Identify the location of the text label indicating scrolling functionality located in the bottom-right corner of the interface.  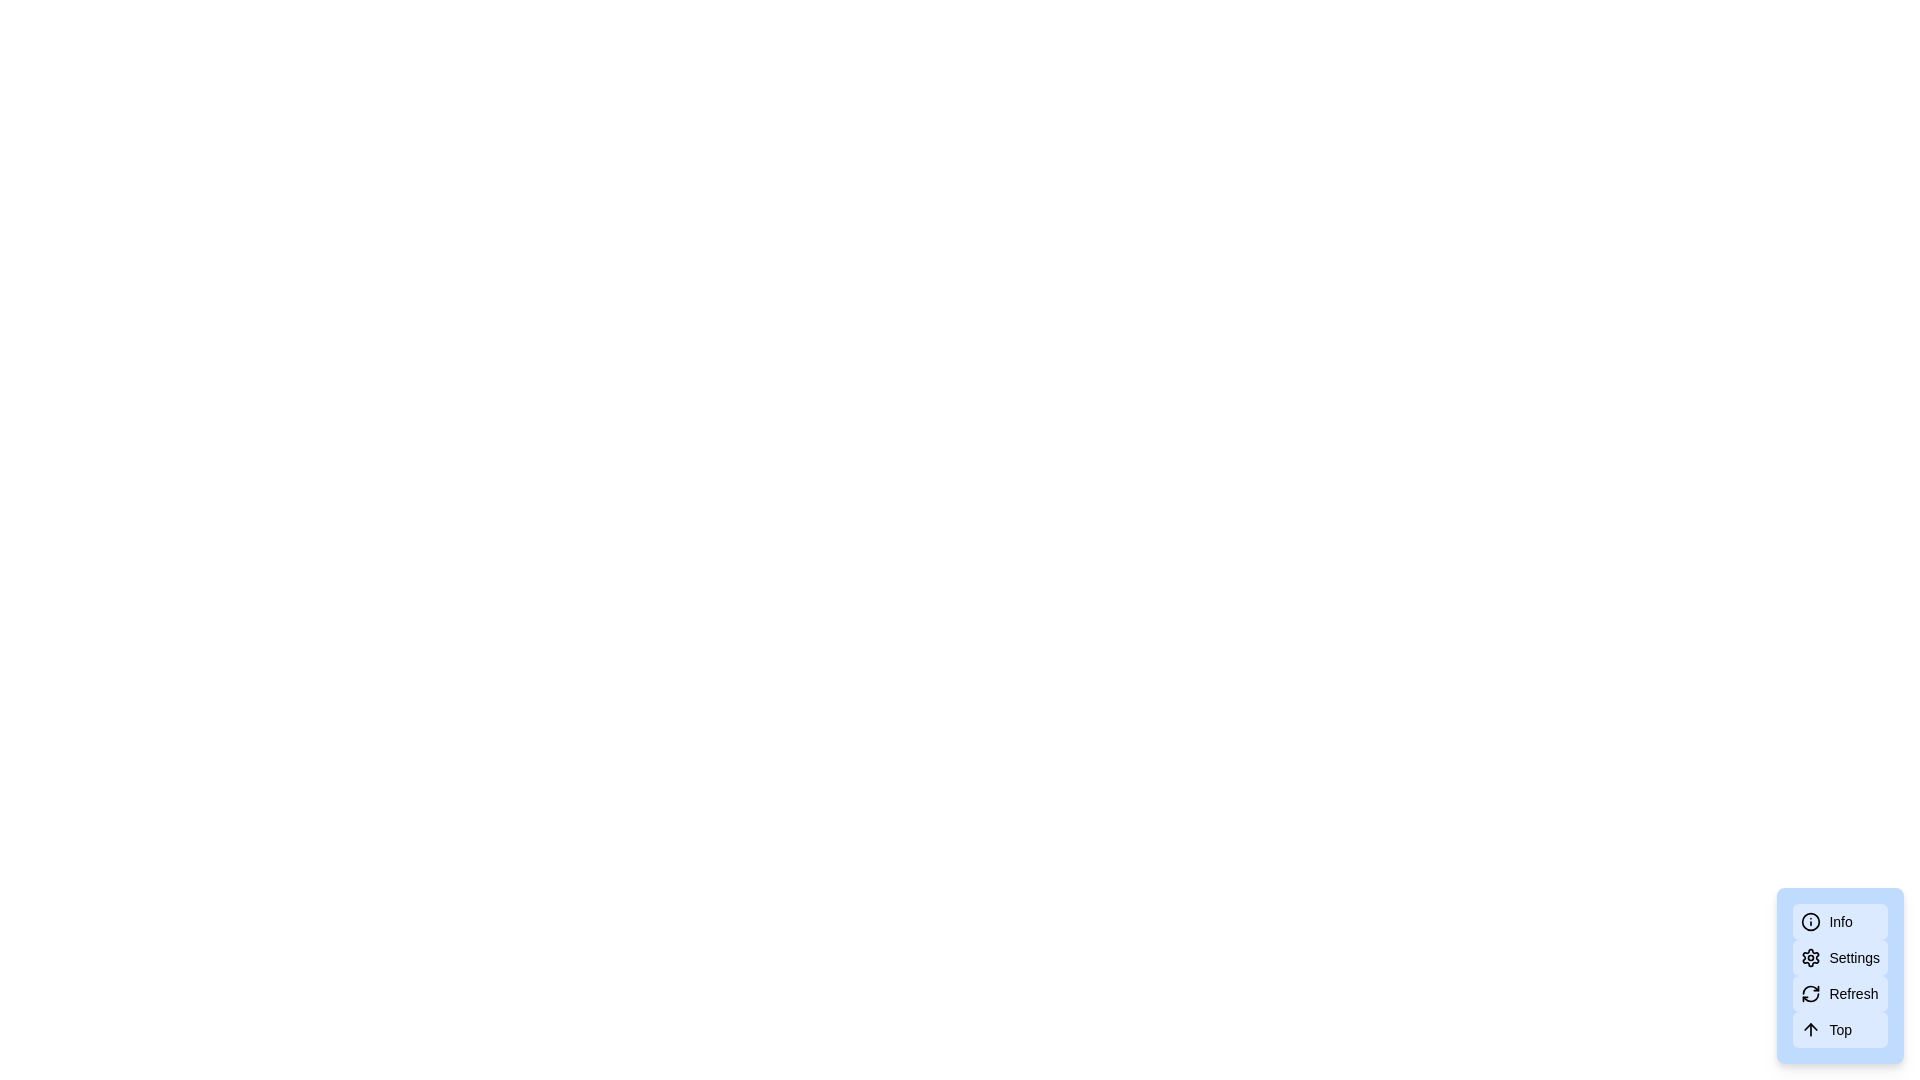
(1840, 1029).